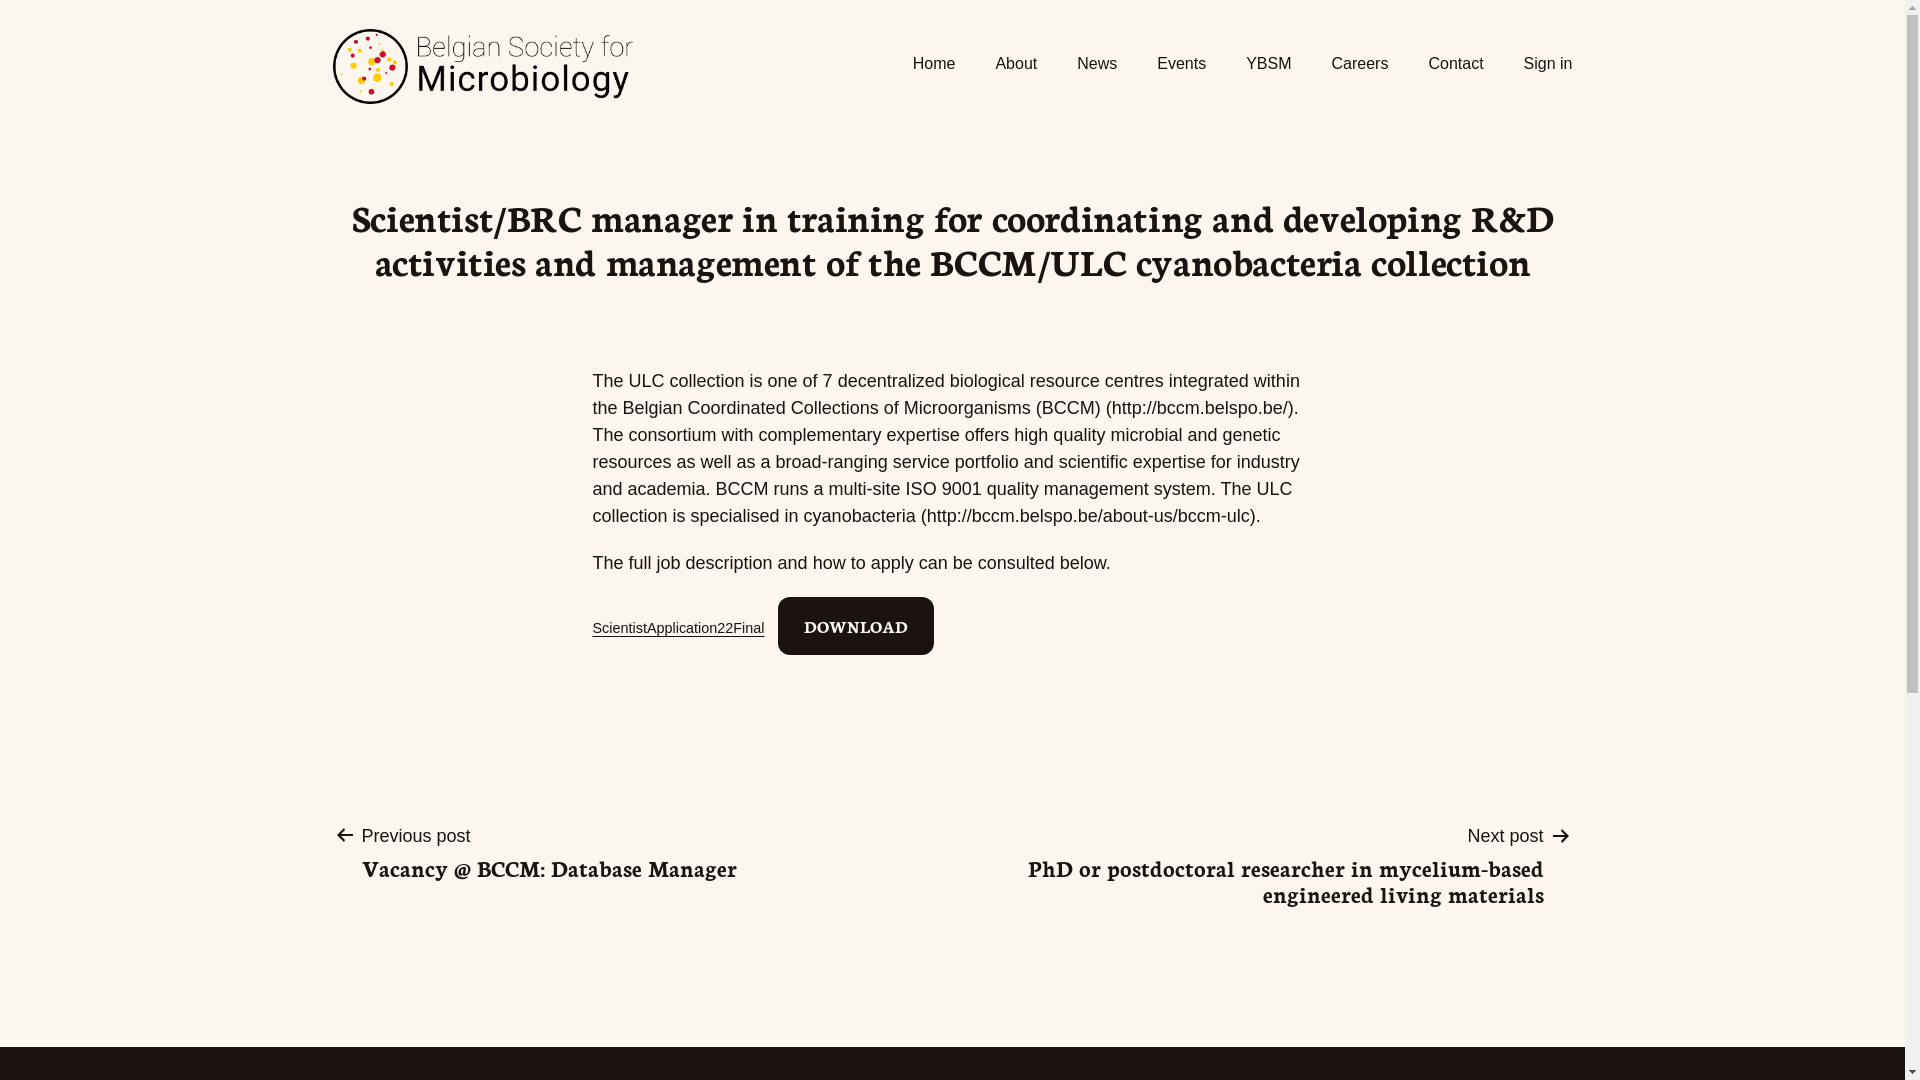  Describe the element at coordinates (1547, 63) in the screenshot. I see `'Sign in'` at that location.